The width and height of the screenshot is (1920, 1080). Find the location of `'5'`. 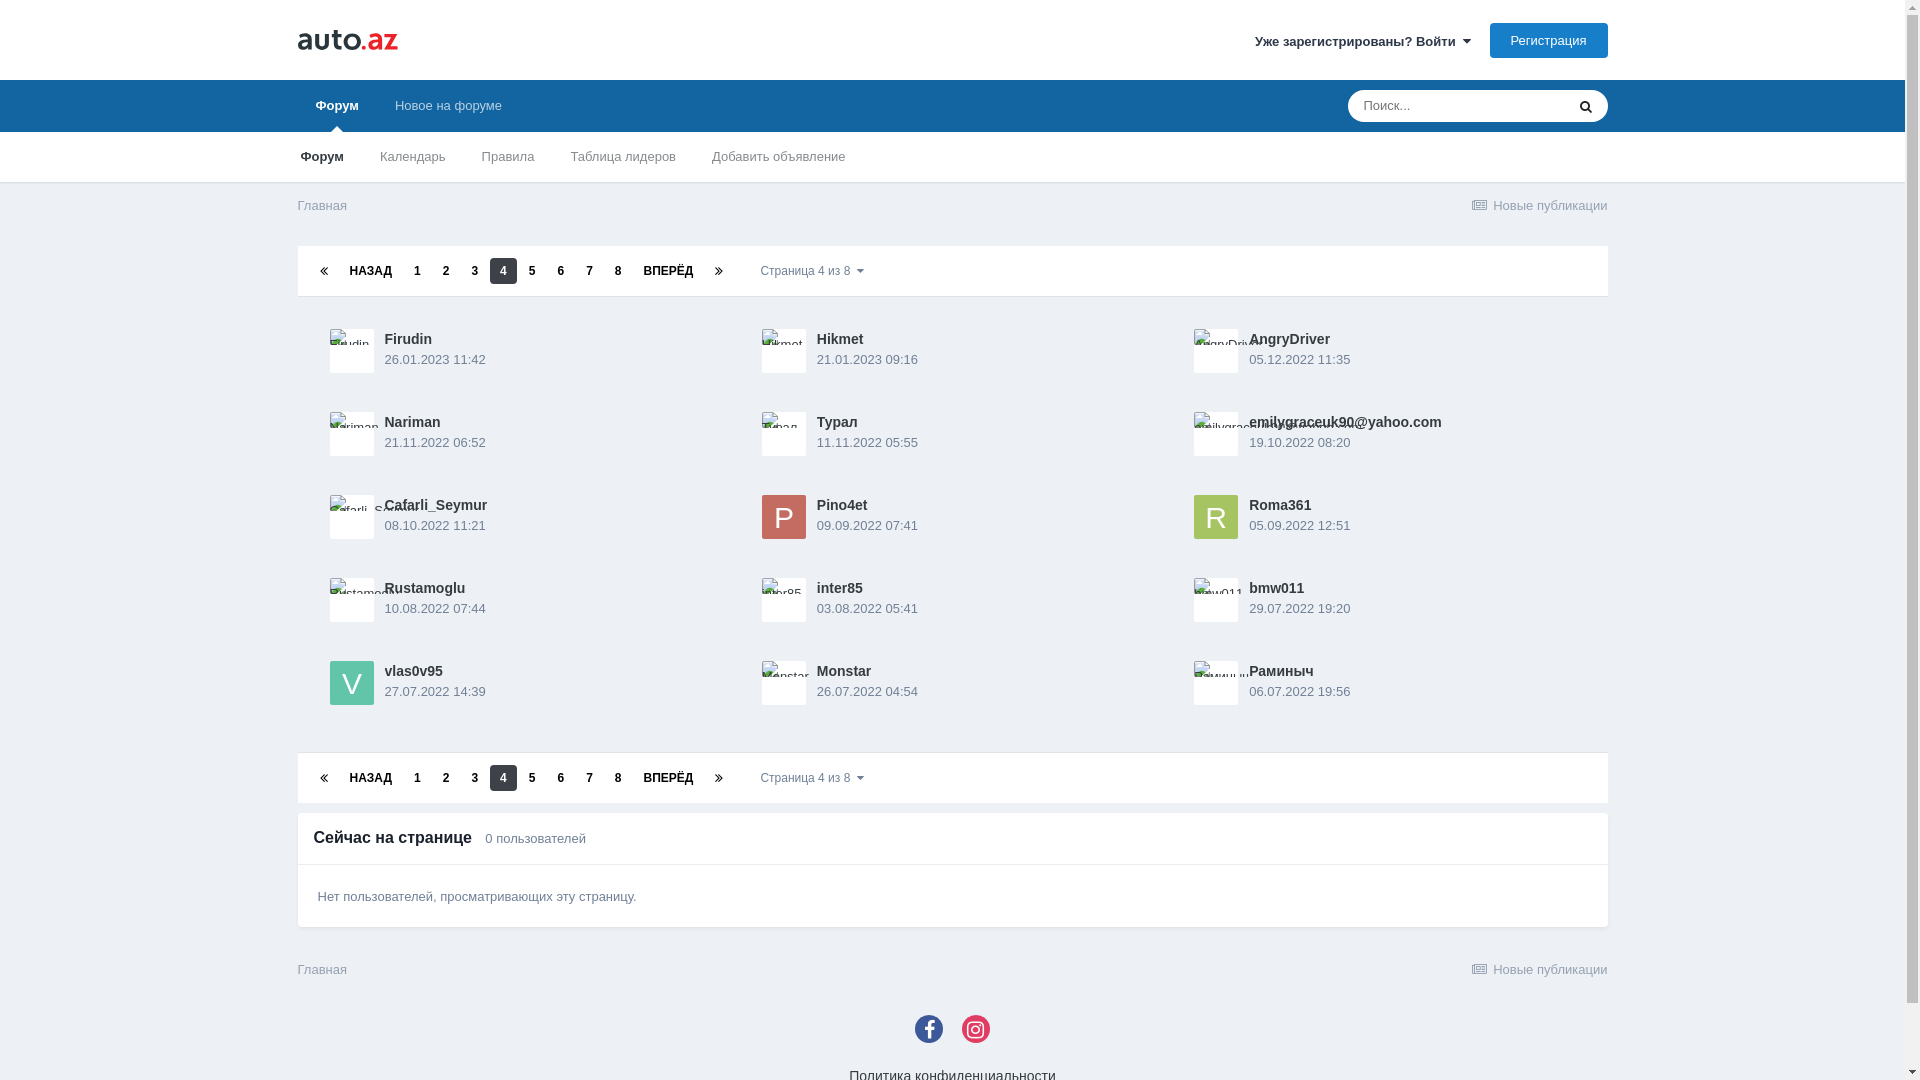

'5' is located at coordinates (532, 775).